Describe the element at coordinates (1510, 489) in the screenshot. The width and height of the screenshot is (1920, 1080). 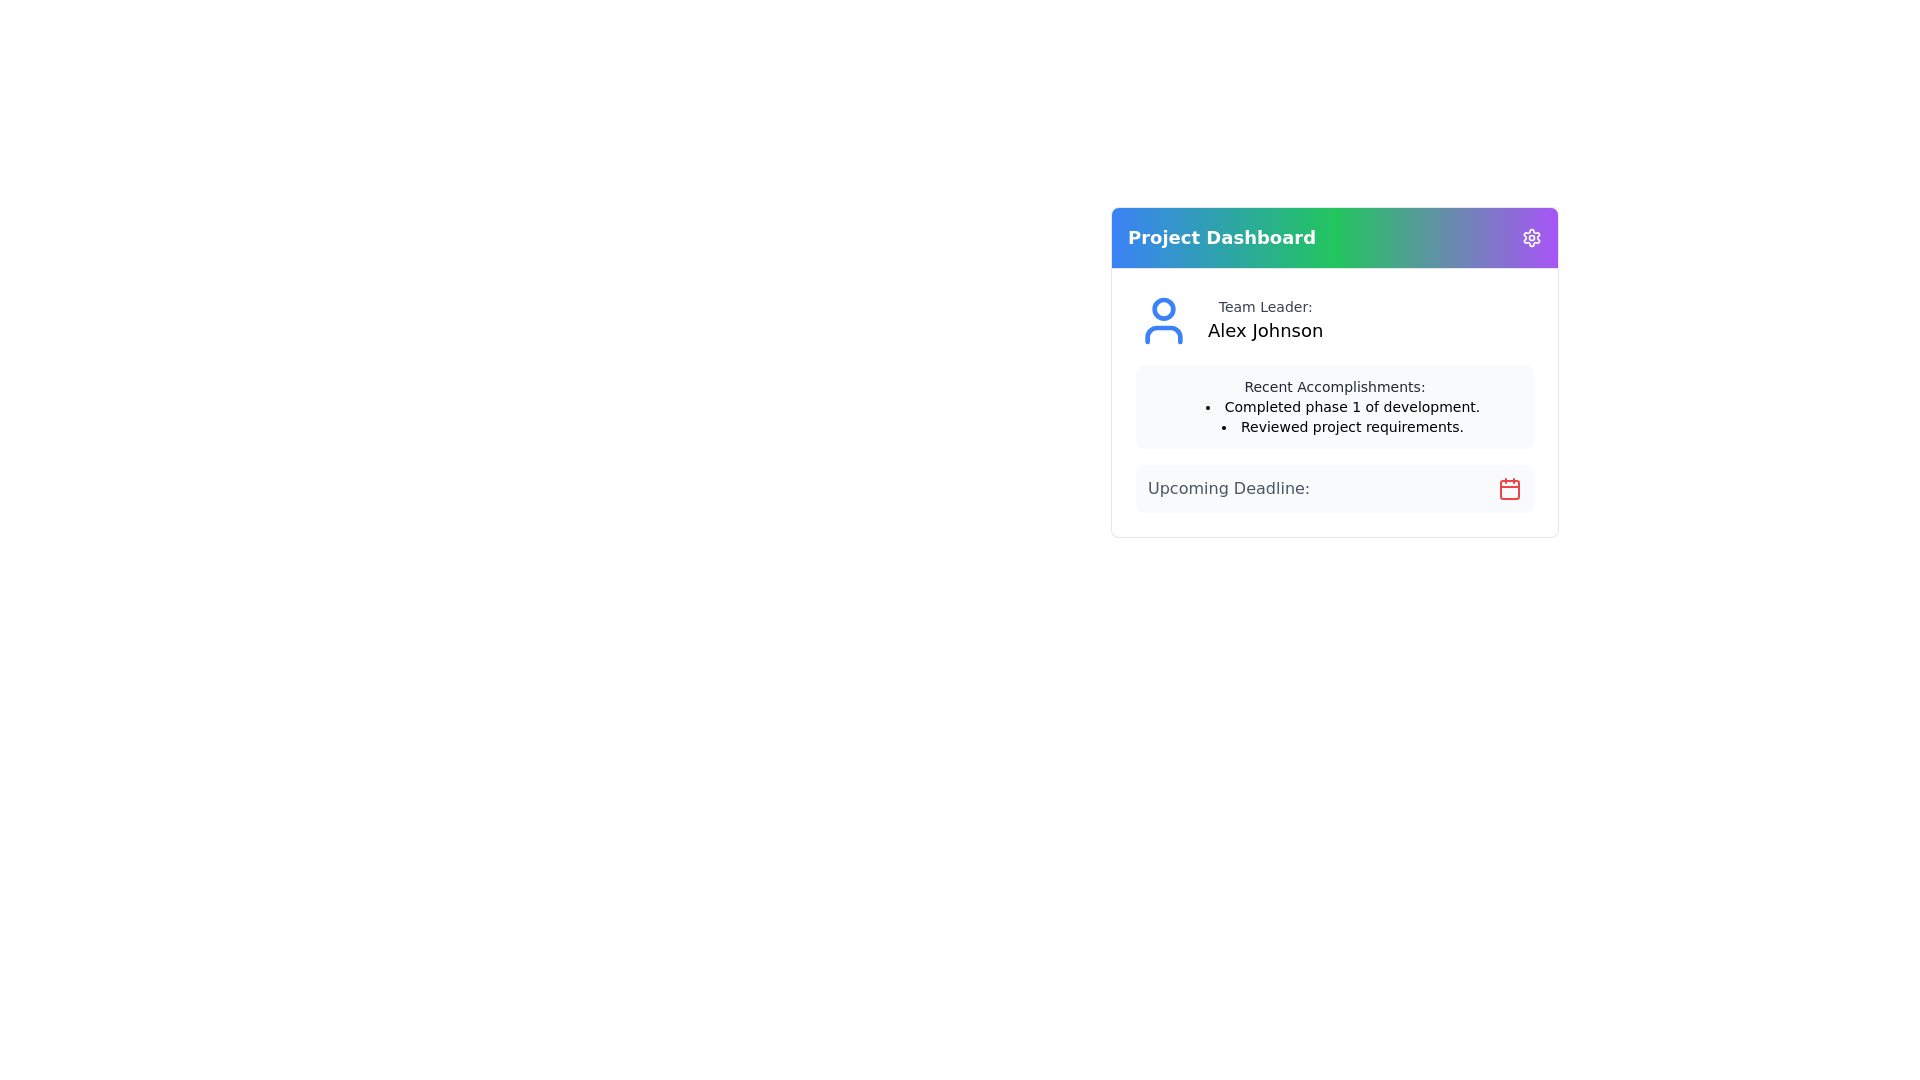
I see `the icon located at the far right side of the 'Upcoming Deadline:' section in the 'Project Dashboard'` at that location.